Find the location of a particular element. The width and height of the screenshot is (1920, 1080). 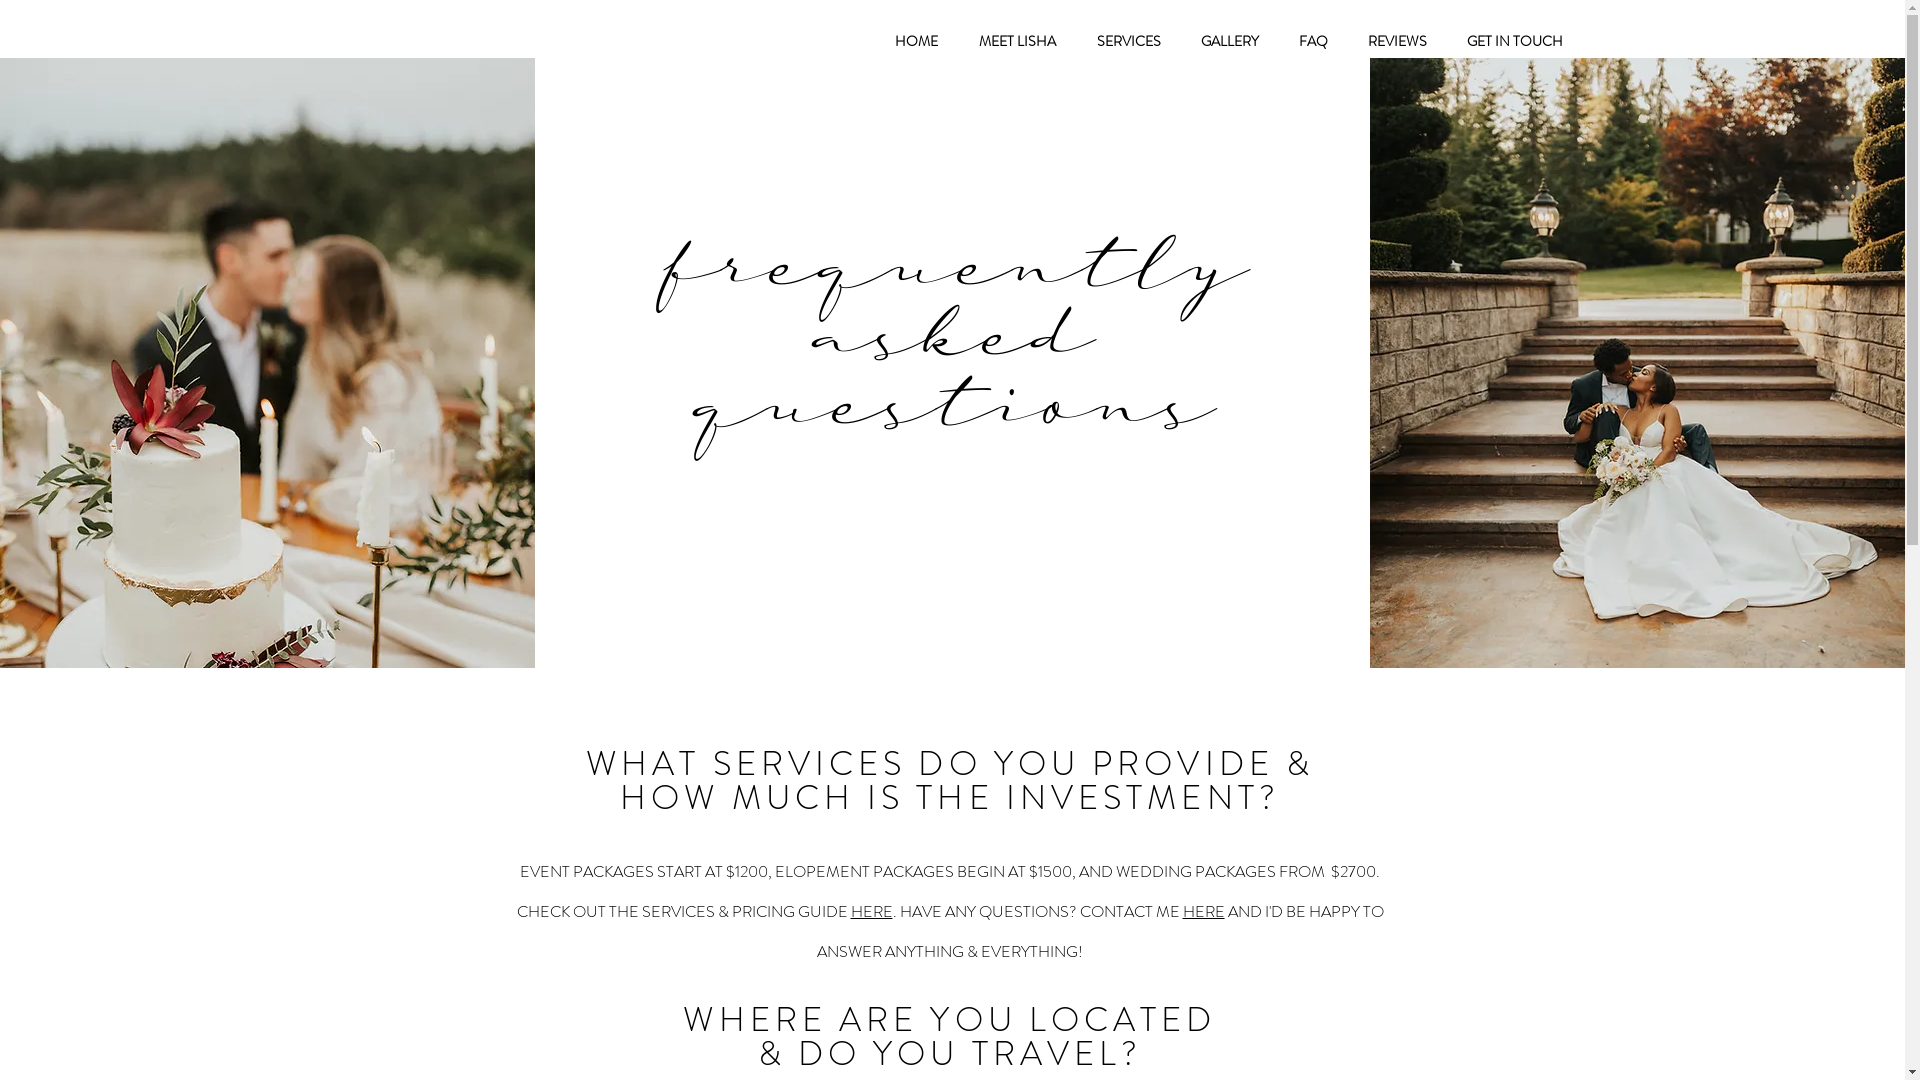

'FAQ' is located at coordinates (1276, 41).